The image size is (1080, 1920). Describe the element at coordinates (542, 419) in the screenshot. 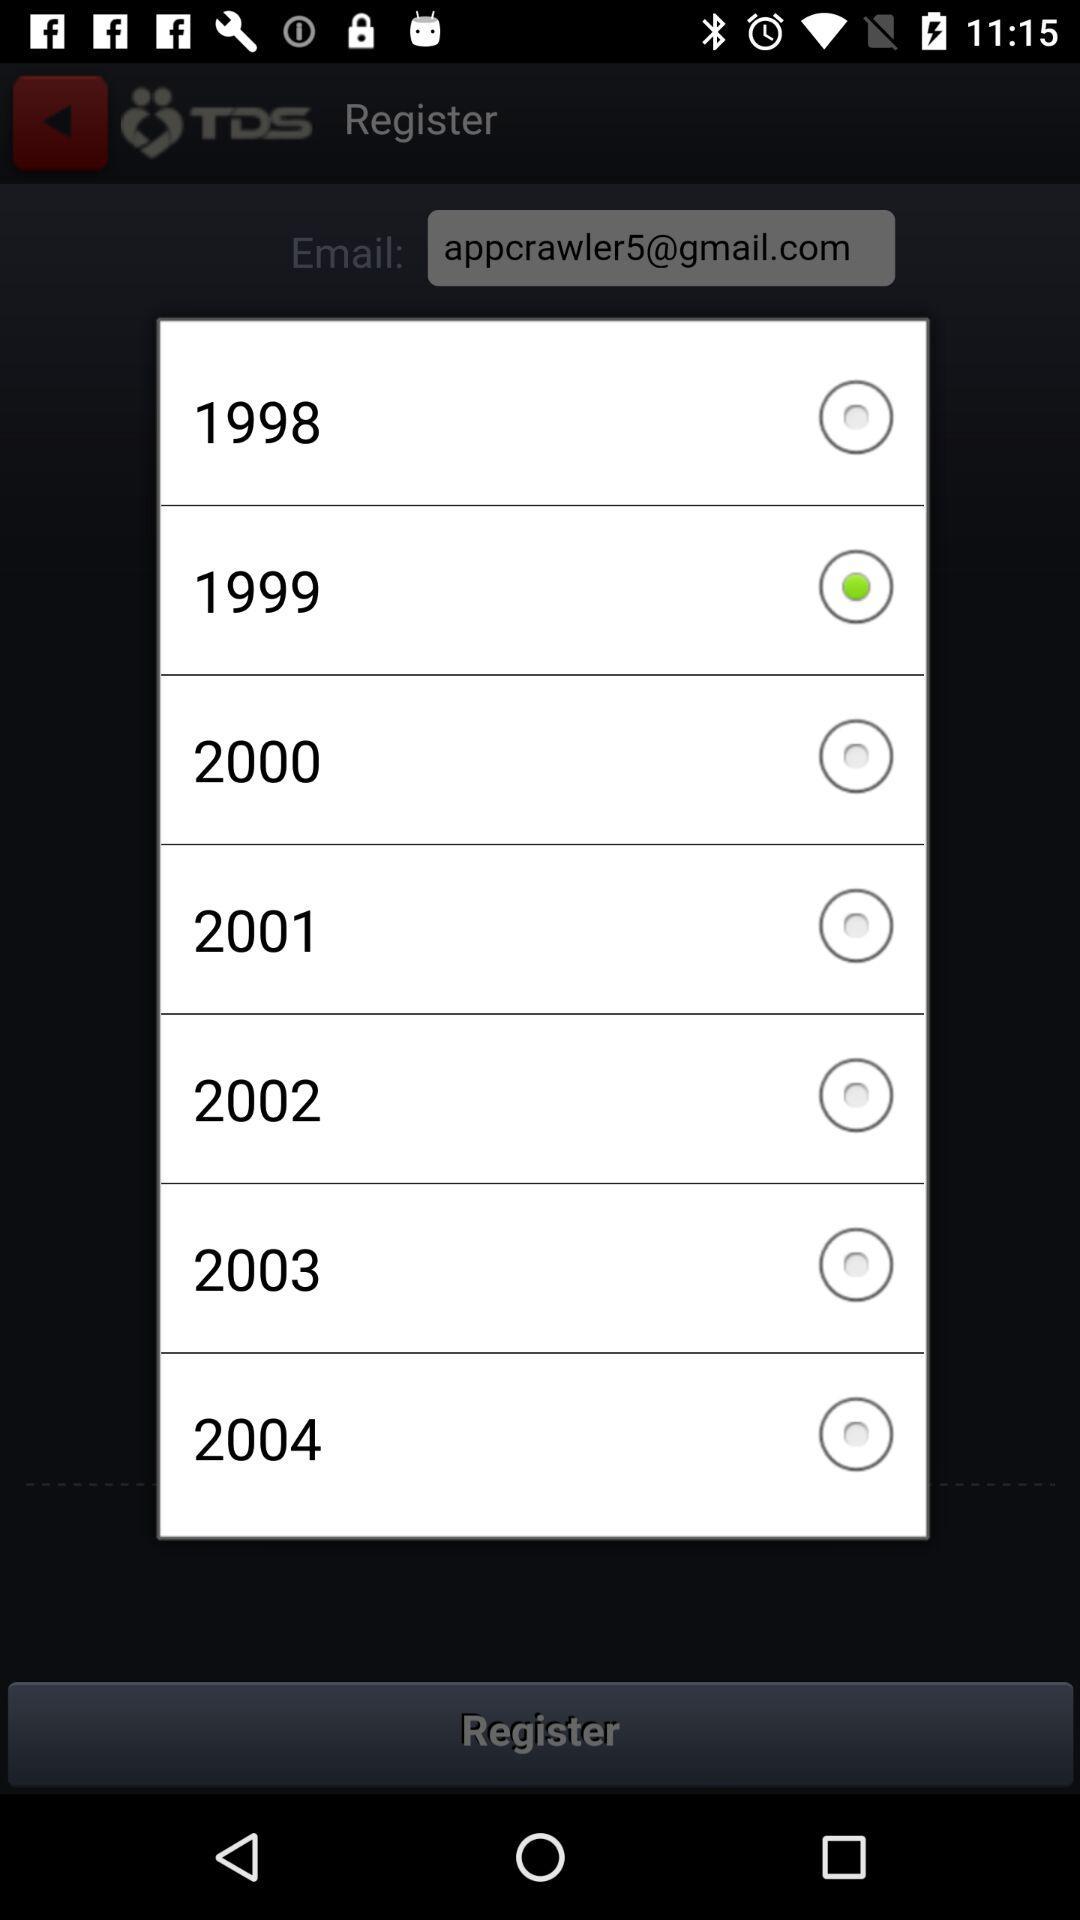

I see `the checkbox above 1999 checkbox` at that location.